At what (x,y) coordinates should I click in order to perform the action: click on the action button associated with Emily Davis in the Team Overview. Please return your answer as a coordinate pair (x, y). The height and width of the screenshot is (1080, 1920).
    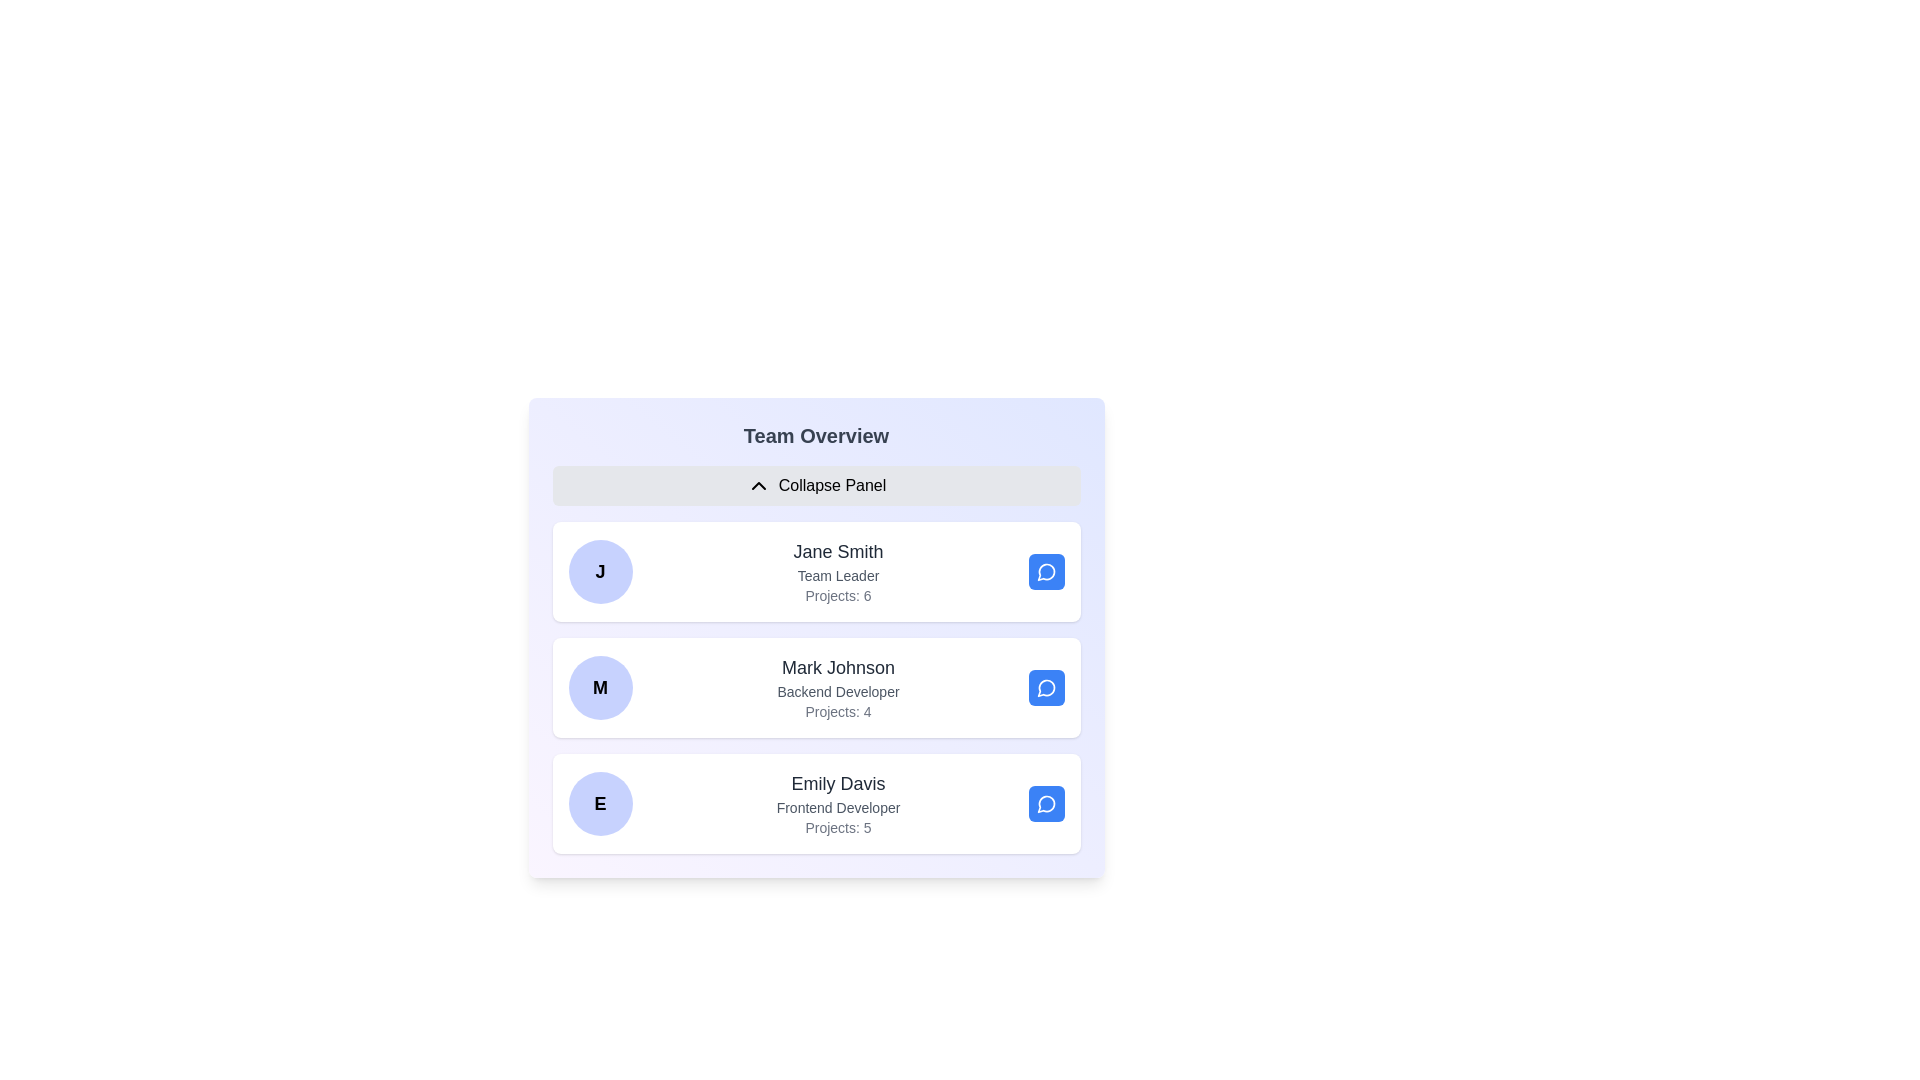
    Looking at the image, I should click on (1045, 802).